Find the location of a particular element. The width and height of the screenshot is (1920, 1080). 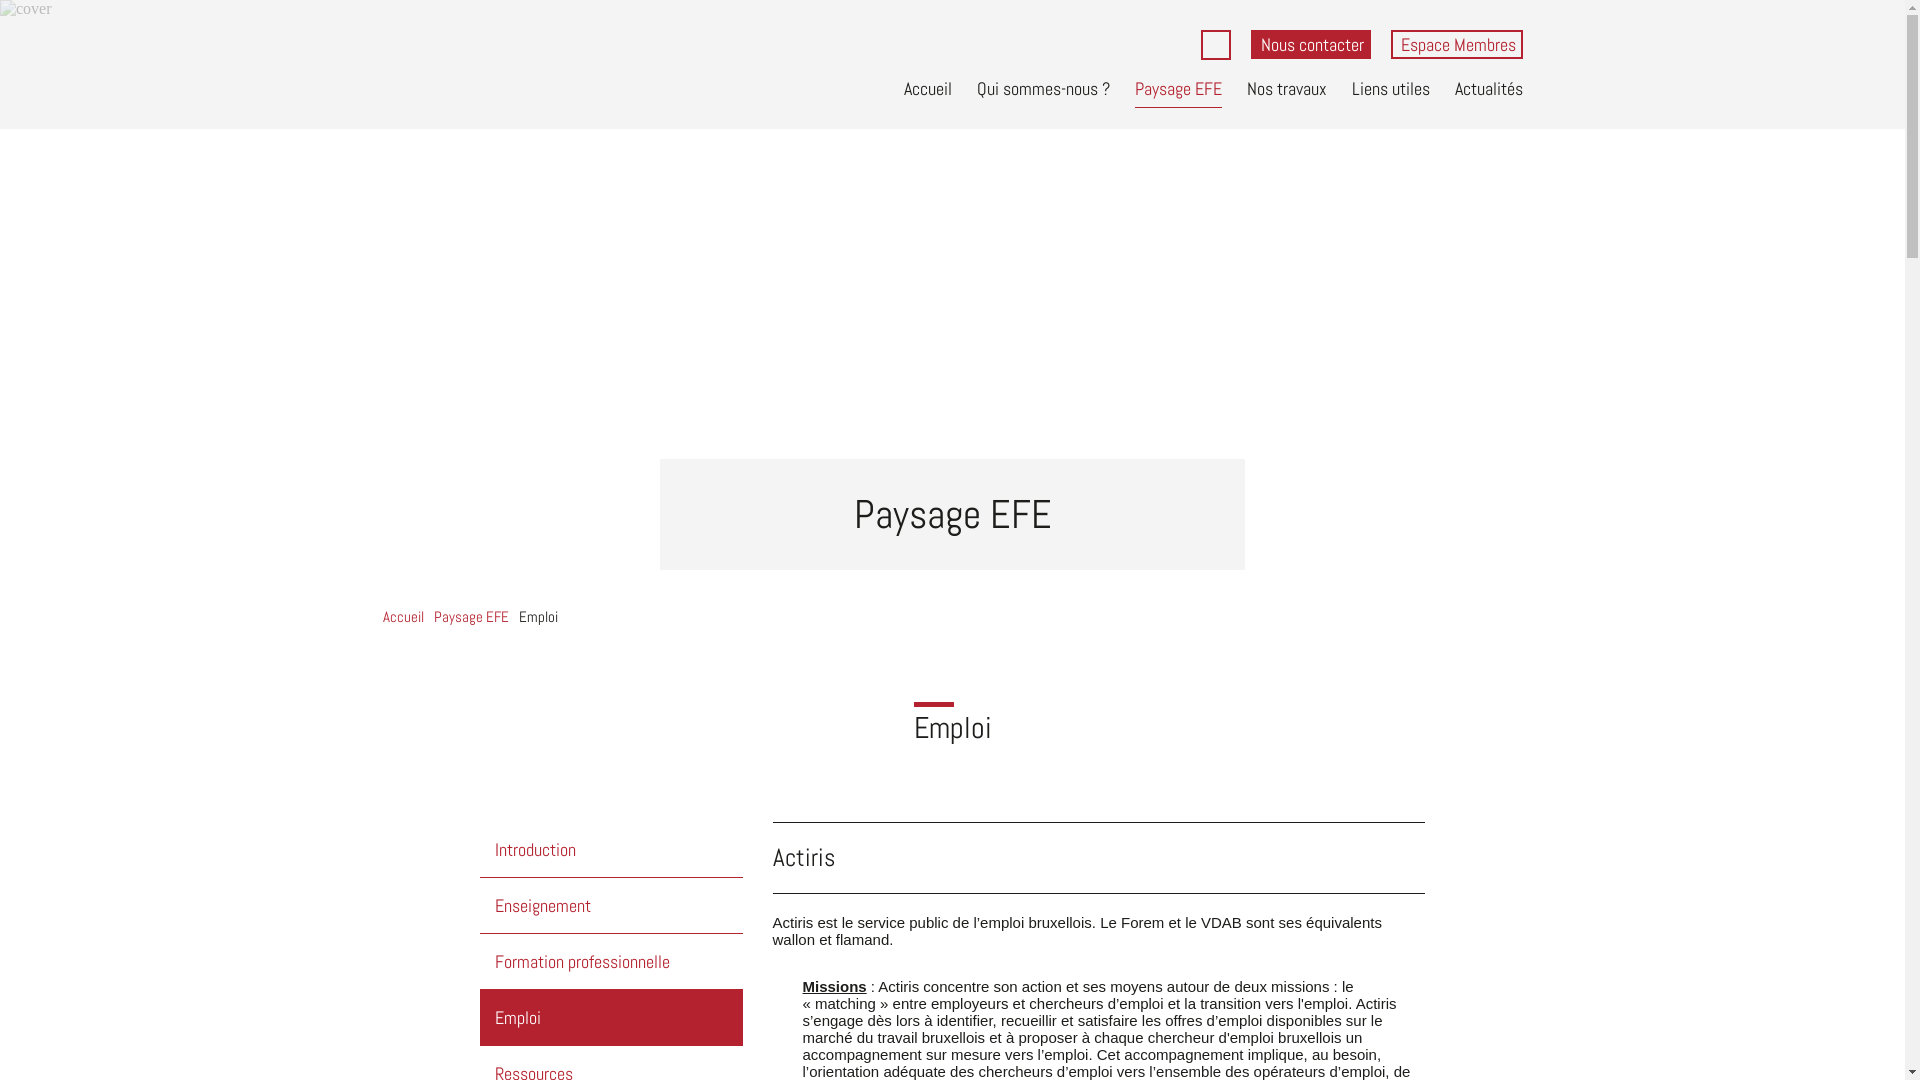

'Paysage EFE' is located at coordinates (432, 615).